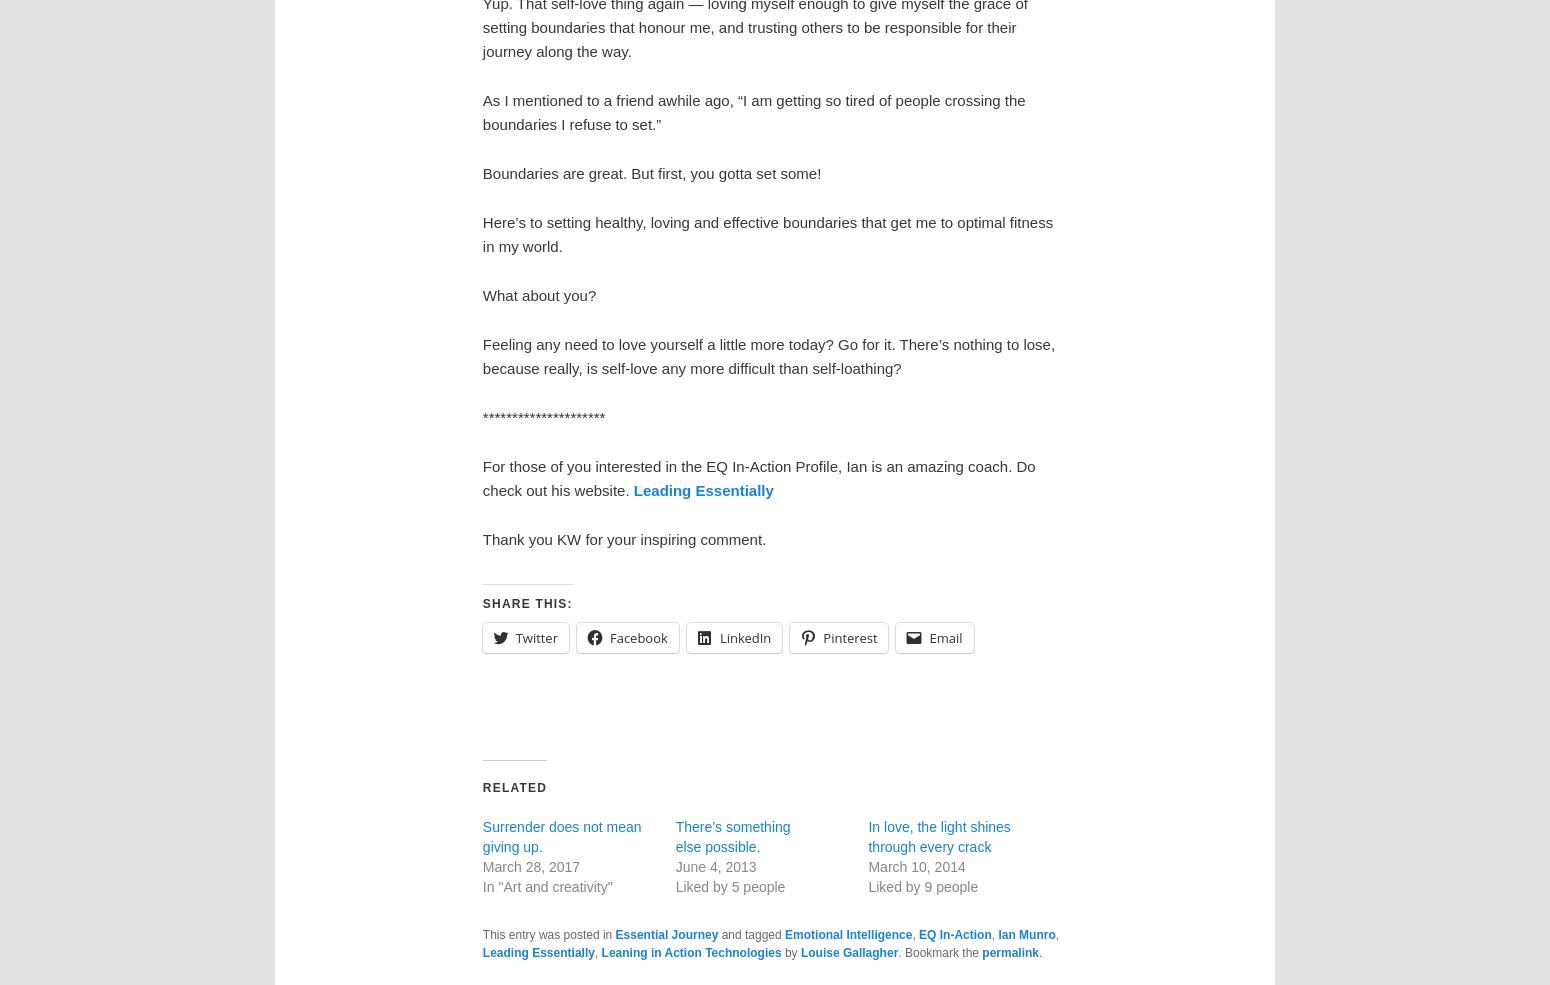 The height and width of the screenshot is (985, 1550). What do you see at coordinates (689, 952) in the screenshot?
I see `'Leaning in Action Technologies'` at bounding box center [689, 952].